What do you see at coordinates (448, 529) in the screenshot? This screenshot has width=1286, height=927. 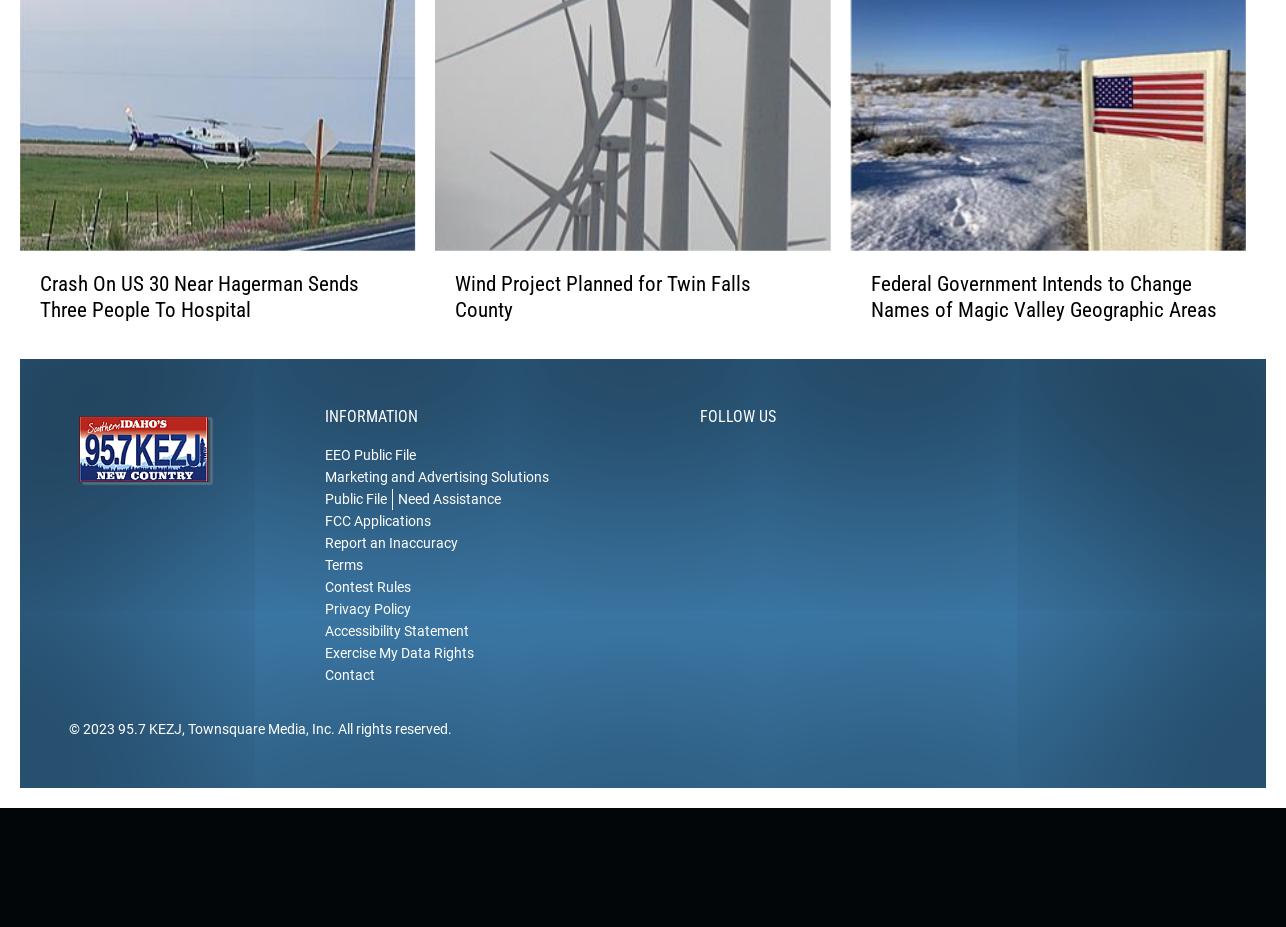 I see `'Need Assistance'` at bounding box center [448, 529].